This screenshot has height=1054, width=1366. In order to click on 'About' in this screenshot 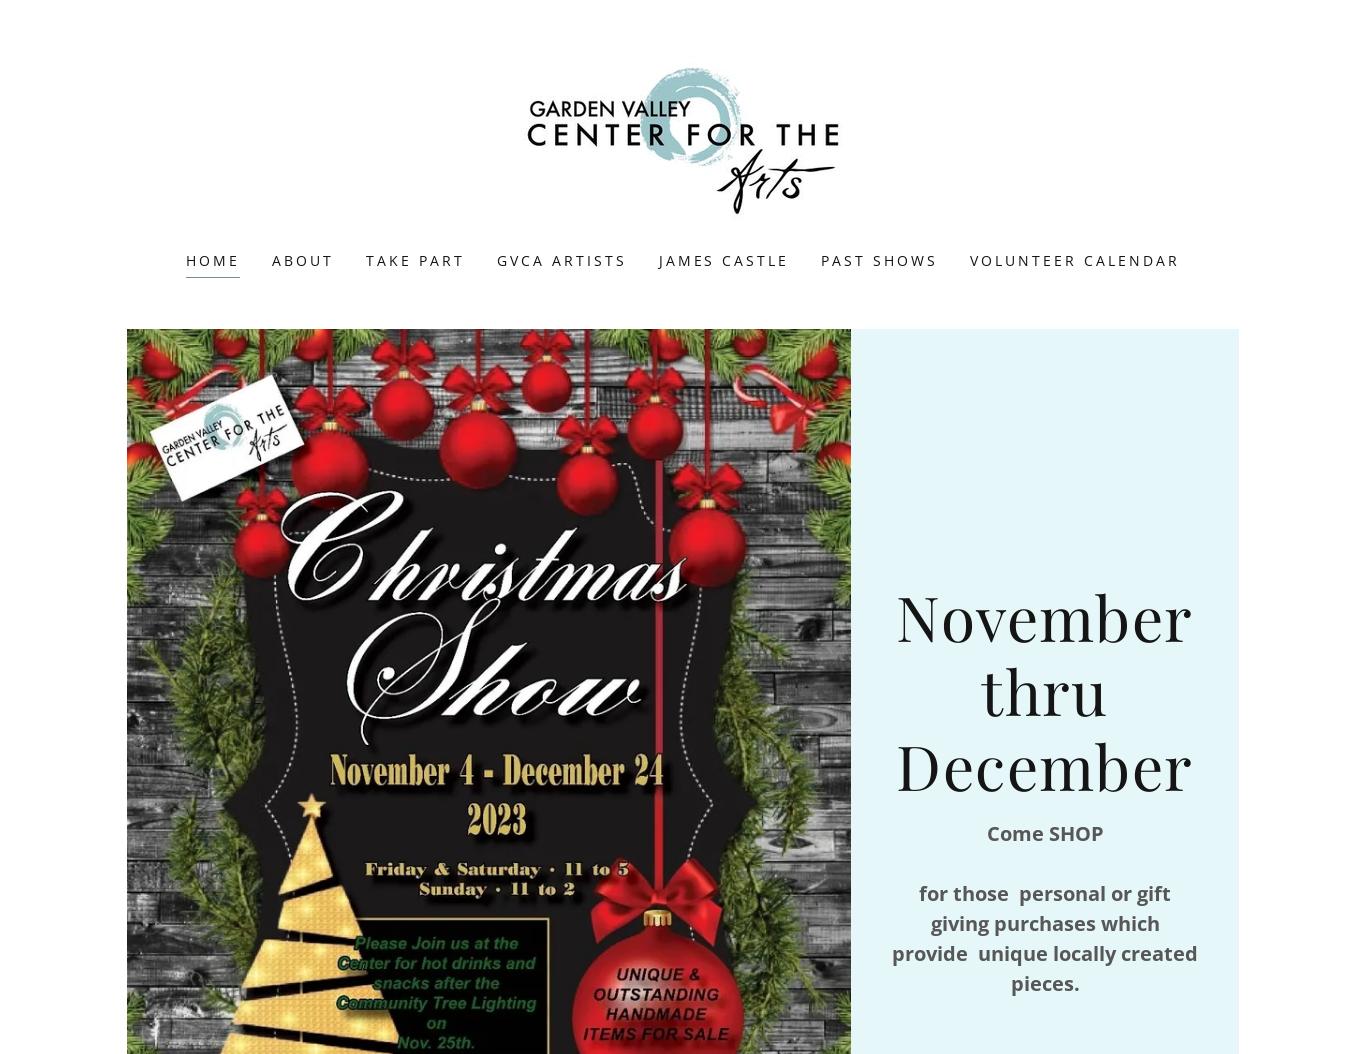, I will do `click(302, 260)`.